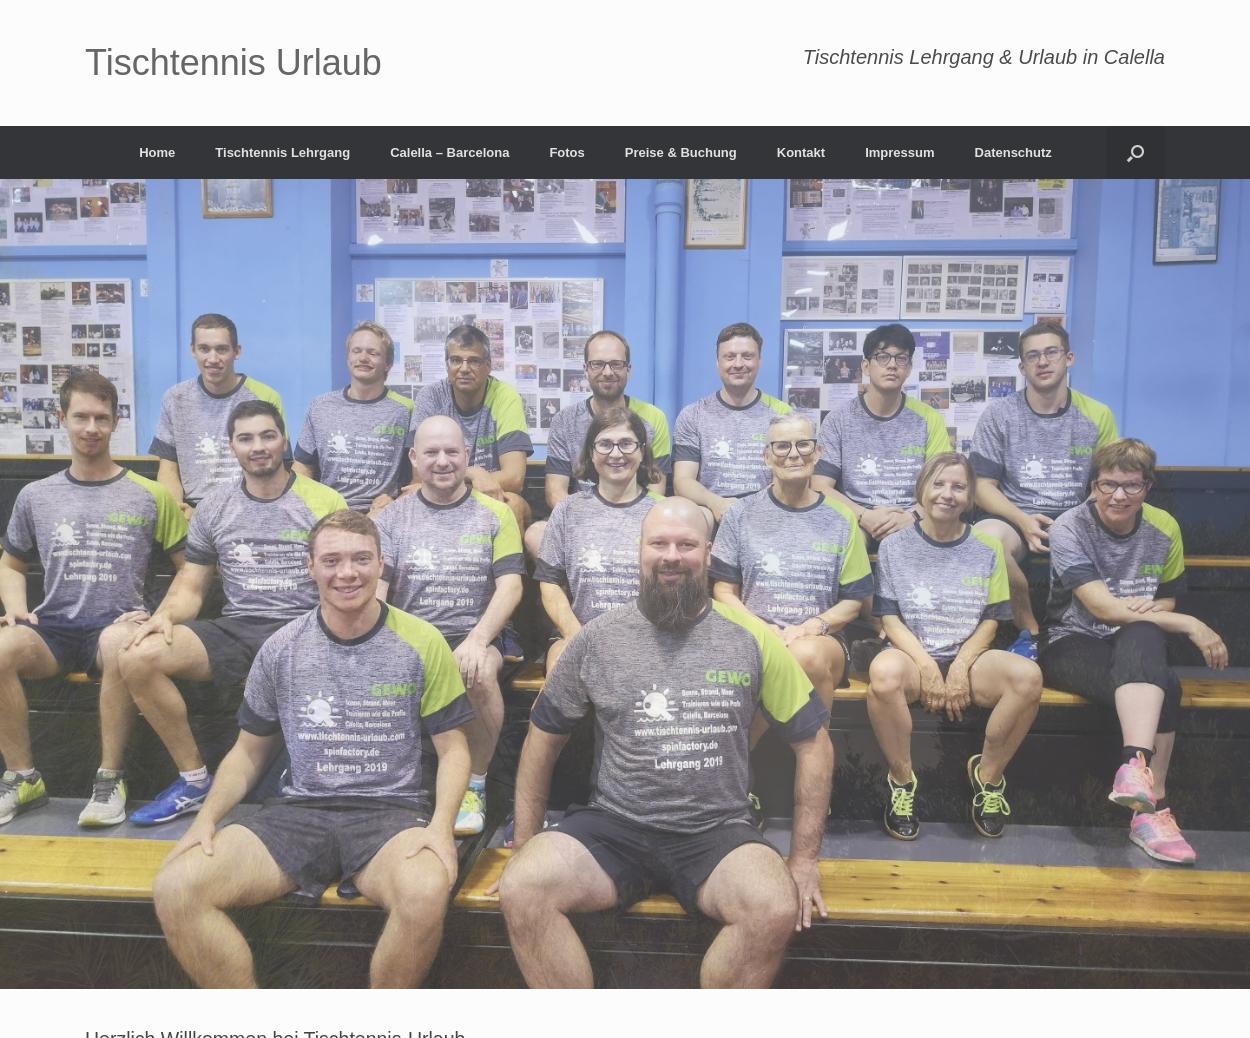 This screenshot has width=1250, height=1038. Describe the element at coordinates (594, 242) in the screenshot. I see `'Lehrgang 2021'` at that location.